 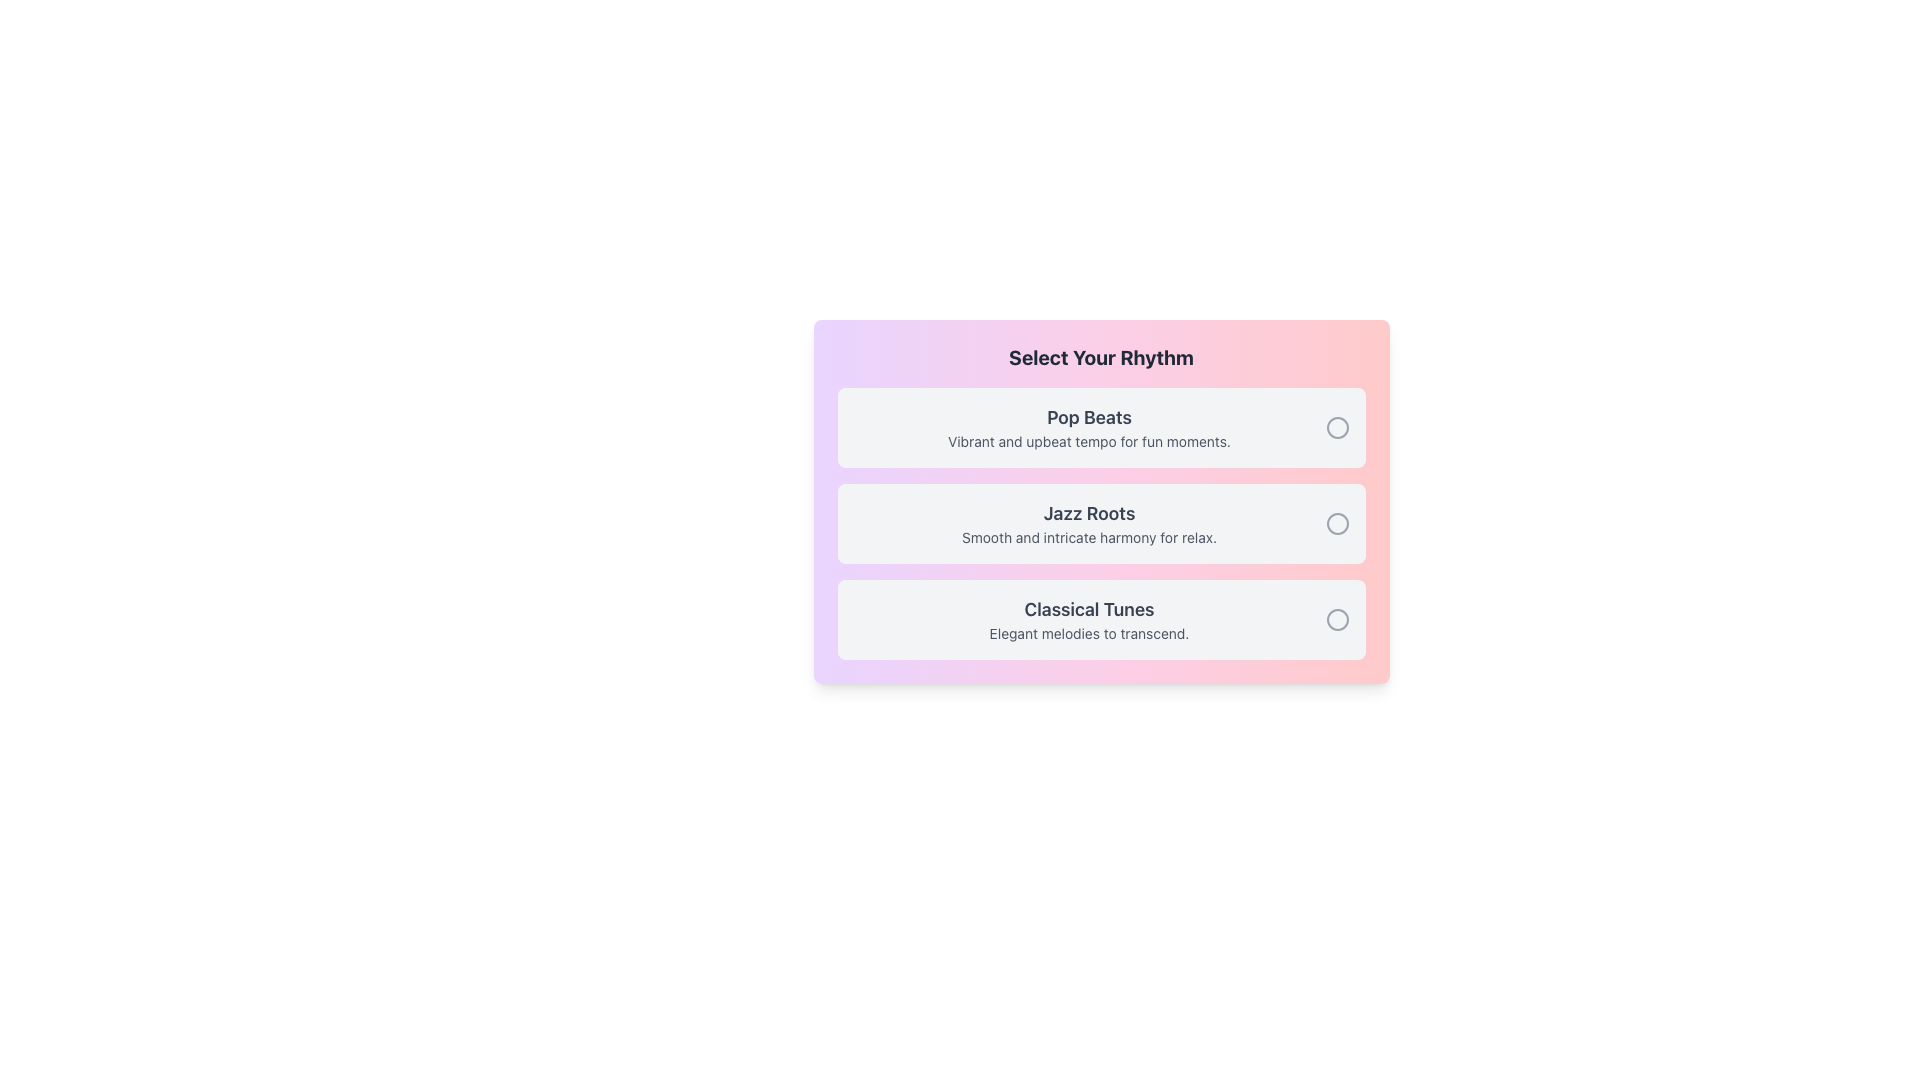 I want to click on text label displaying 'Jazz Roots', which is bold, larger, and dark gray, located in the central section of the card under 'Select Your Rhythm', so click(x=1088, y=512).